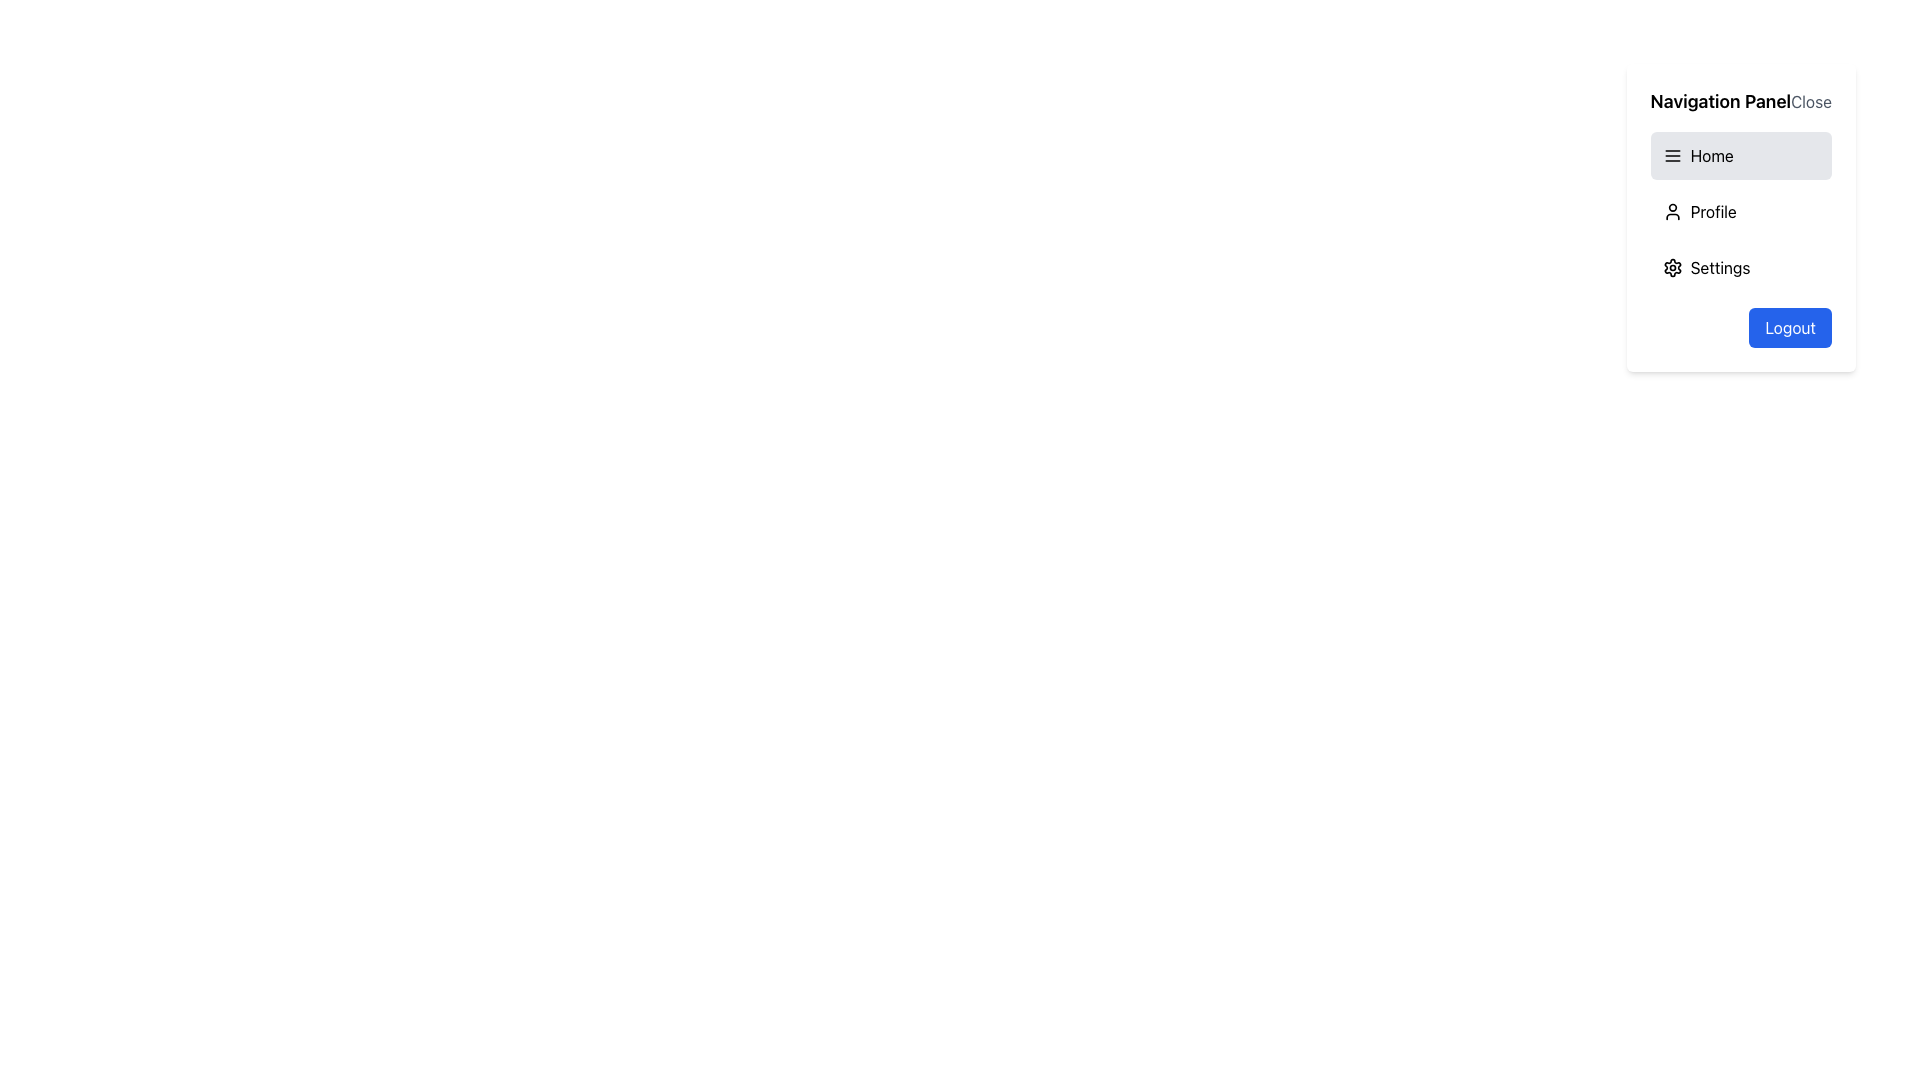  What do you see at coordinates (1672, 266) in the screenshot?
I see `the cogwheel icon in the settings section of the navigation menu` at bounding box center [1672, 266].